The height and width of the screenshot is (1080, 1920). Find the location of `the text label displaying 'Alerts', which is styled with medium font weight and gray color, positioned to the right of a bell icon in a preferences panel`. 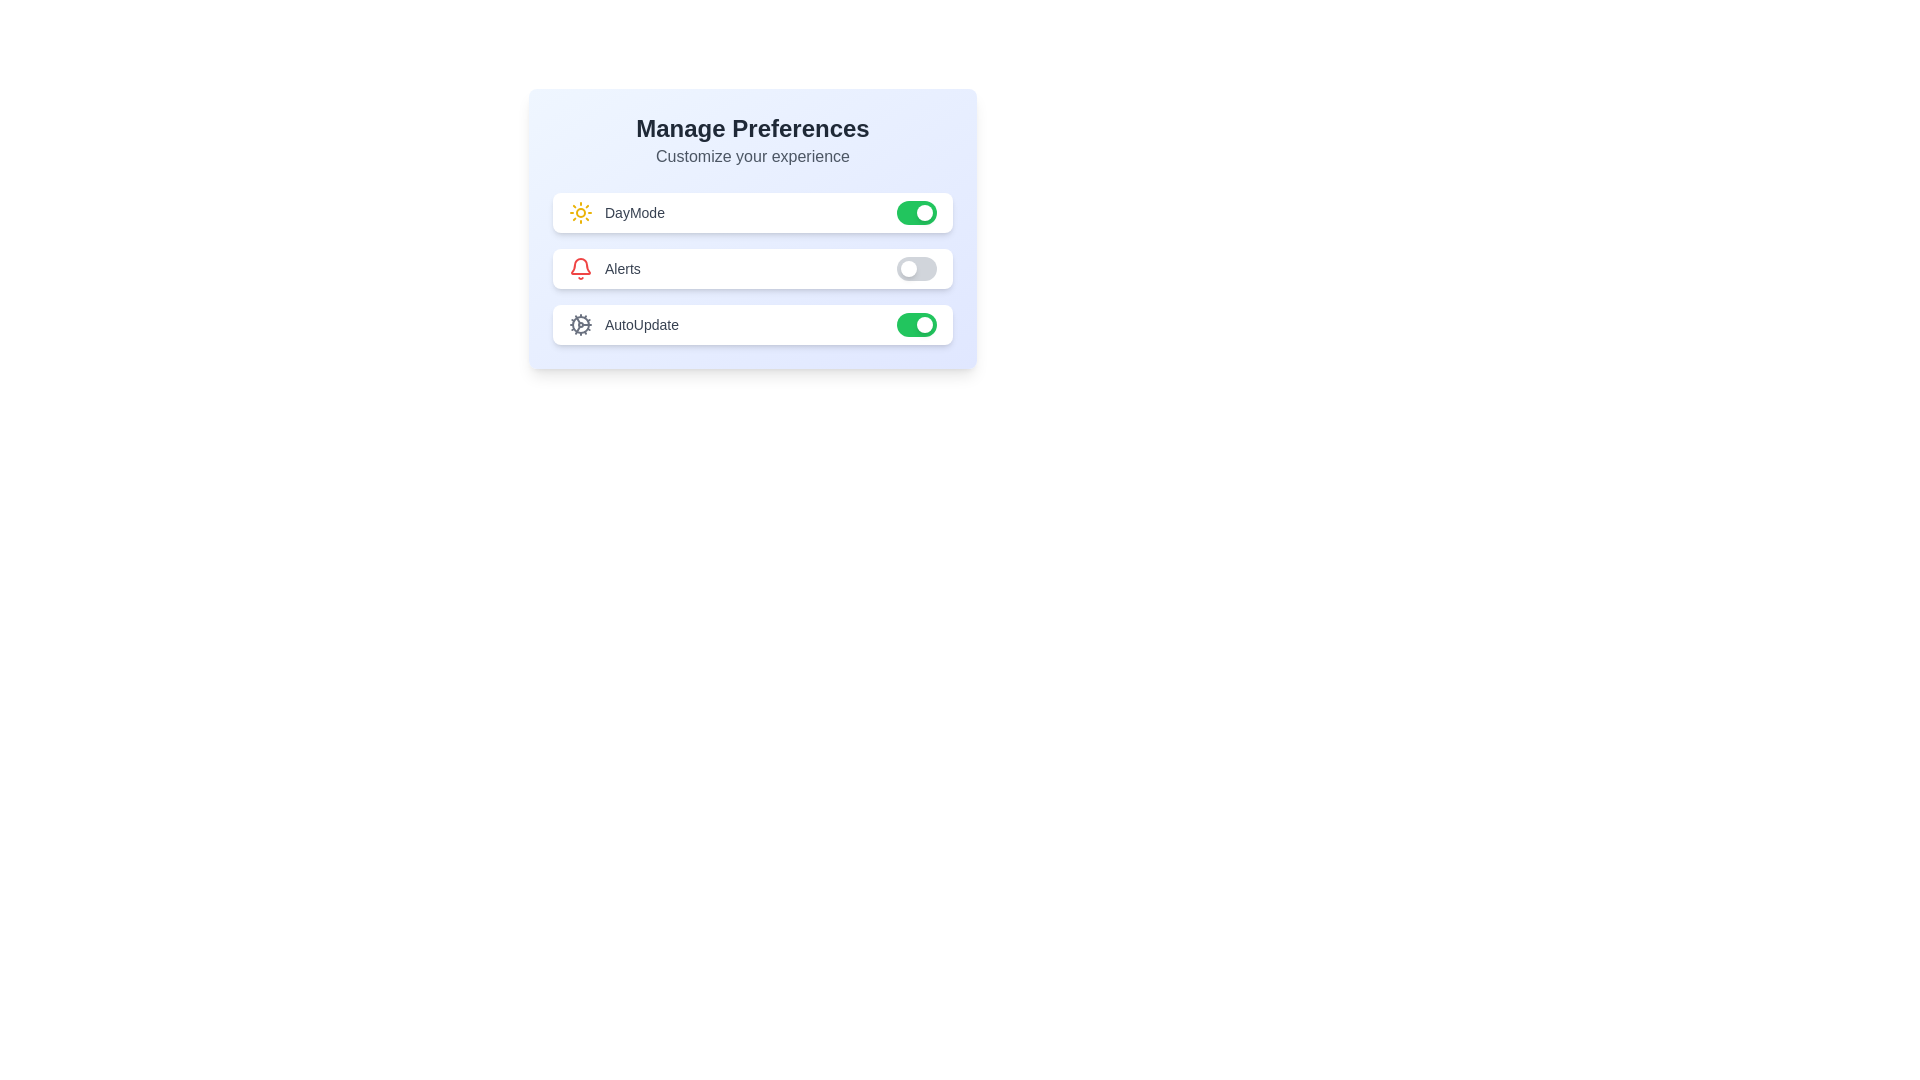

the text label displaying 'Alerts', which is styled with medium font weight and gray color, positioned to the right of a bell icon in a preferences panel is located at coordinates (621, 268).